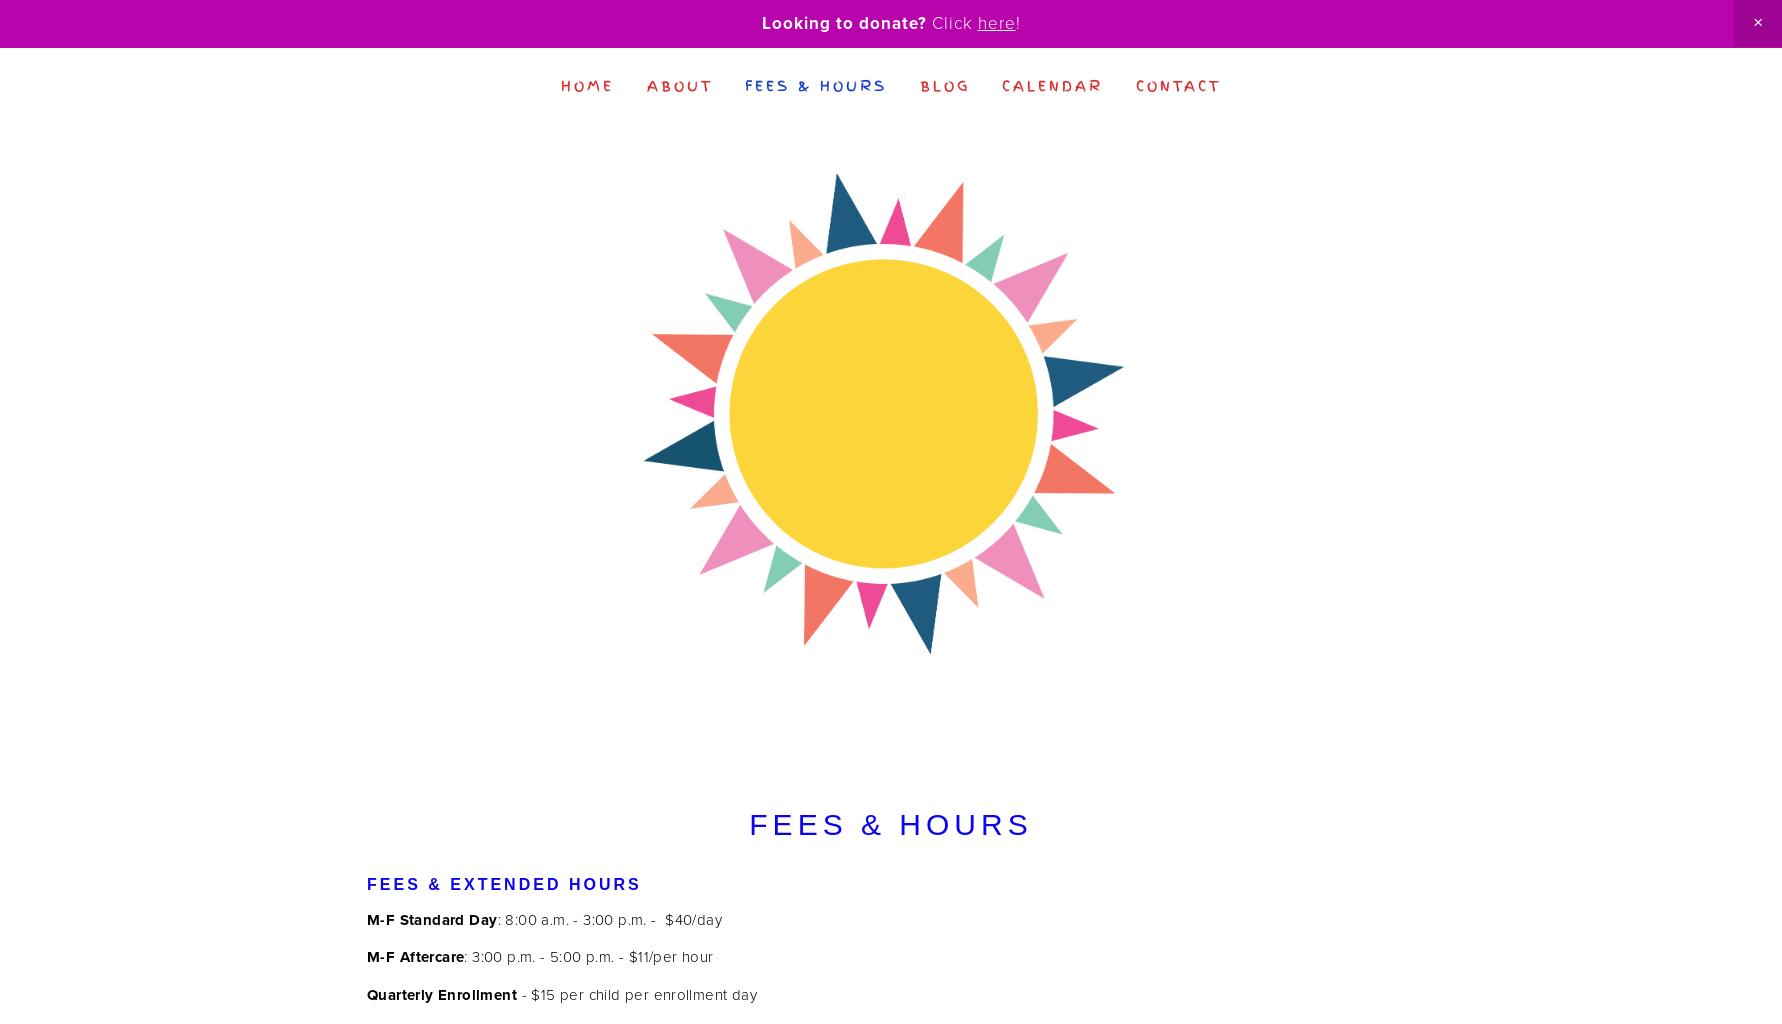 This screenshot has width=1782, height=1024. What do you see at coordinates (844, 22) in the screenshot?
I see `'Looking to donate?'` at bounding box center [844, 22].